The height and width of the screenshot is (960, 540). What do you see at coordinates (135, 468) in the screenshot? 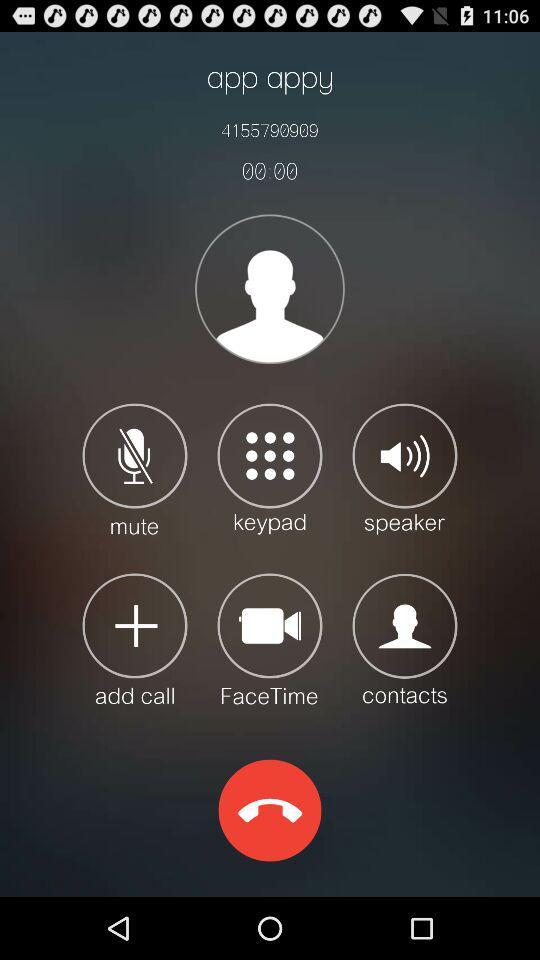
I see `mute option for stop hearing the other end user` at bounding box center [135, 468].